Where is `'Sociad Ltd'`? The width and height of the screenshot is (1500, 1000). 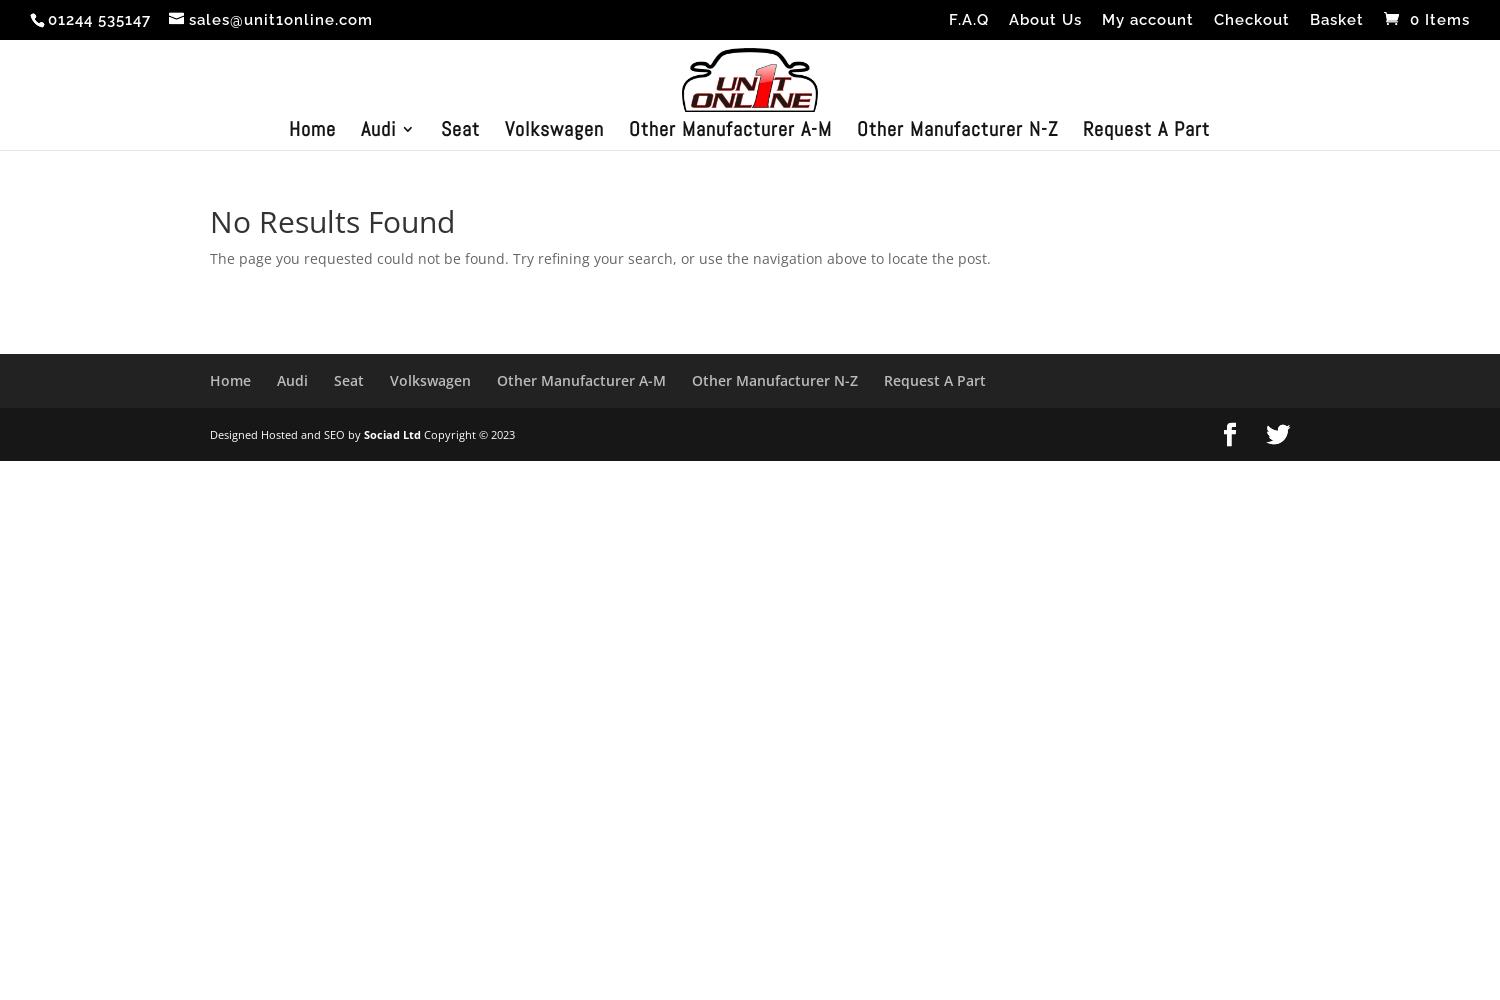 'Sociad Ltd' is located at coordinates (363, 433).